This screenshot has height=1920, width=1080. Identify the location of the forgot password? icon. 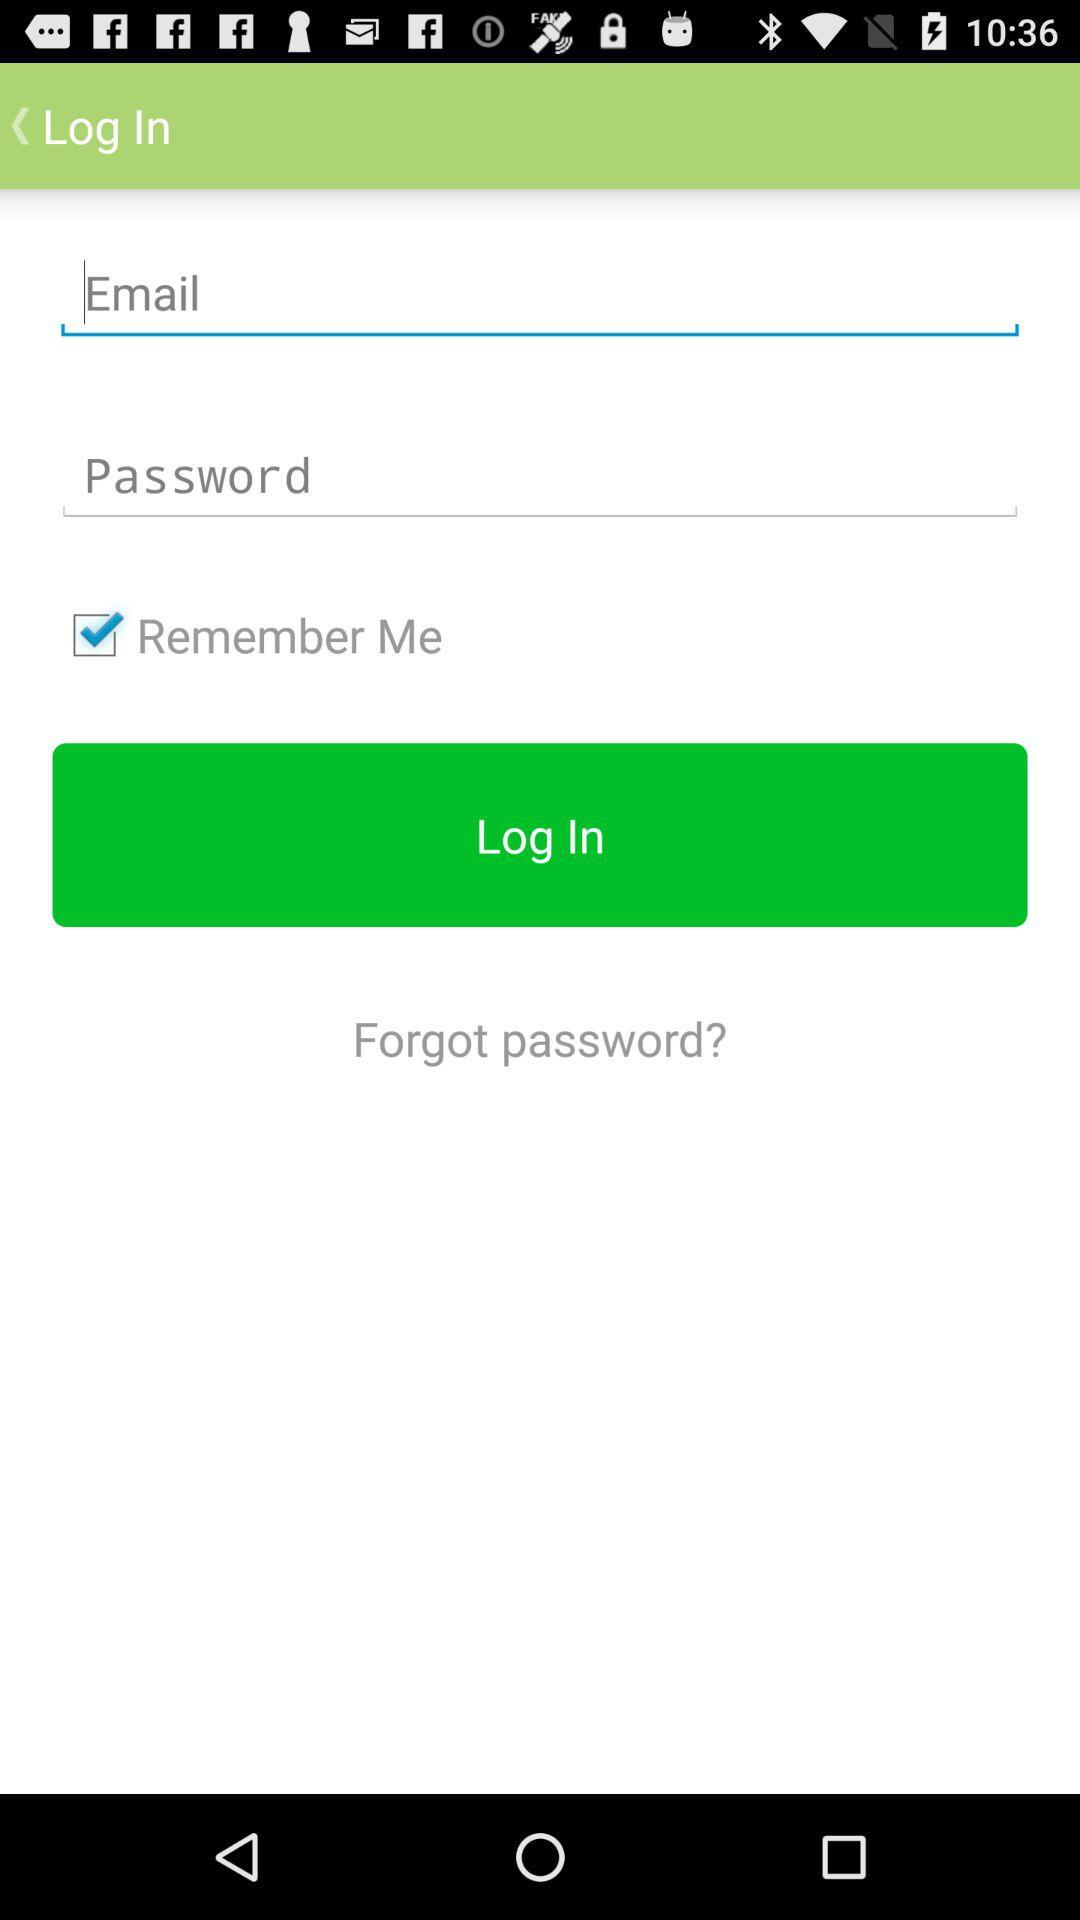
(540, 1038).